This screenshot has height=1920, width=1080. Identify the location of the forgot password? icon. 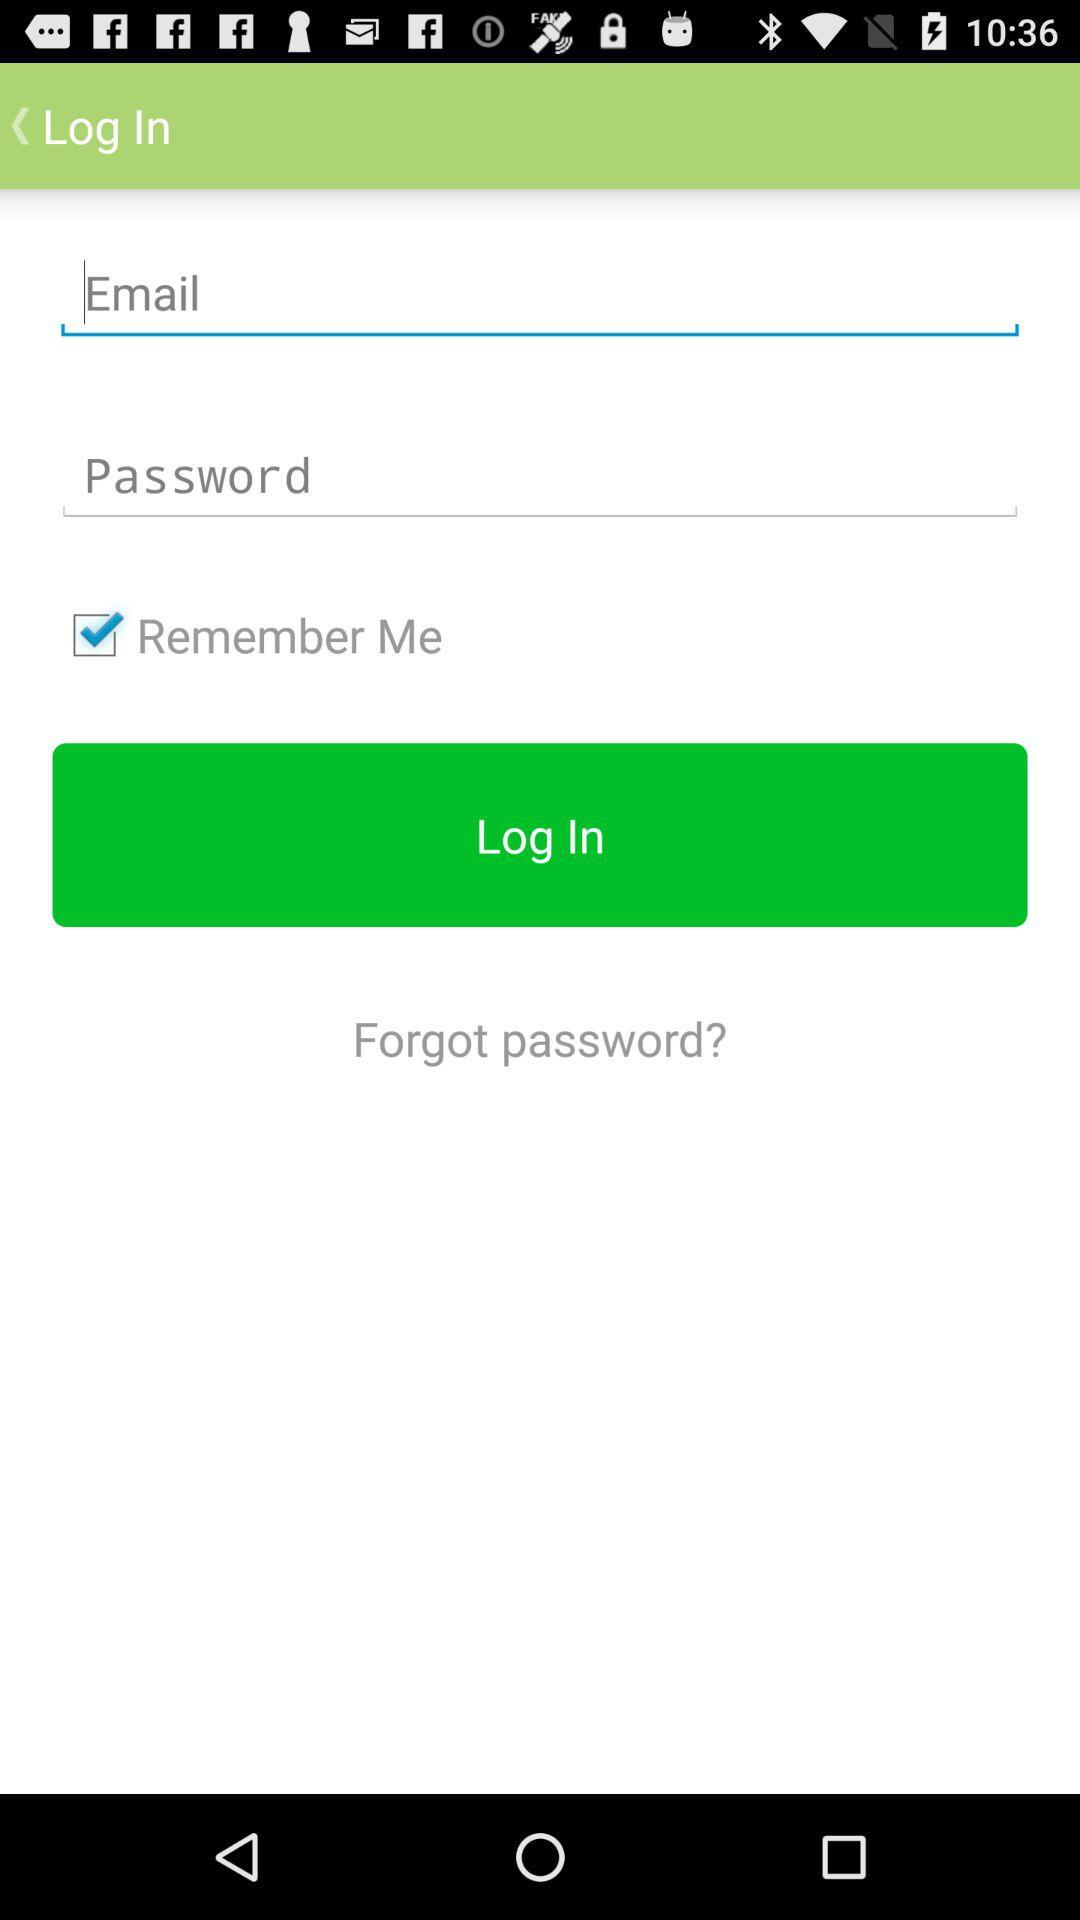
(540, 1038).